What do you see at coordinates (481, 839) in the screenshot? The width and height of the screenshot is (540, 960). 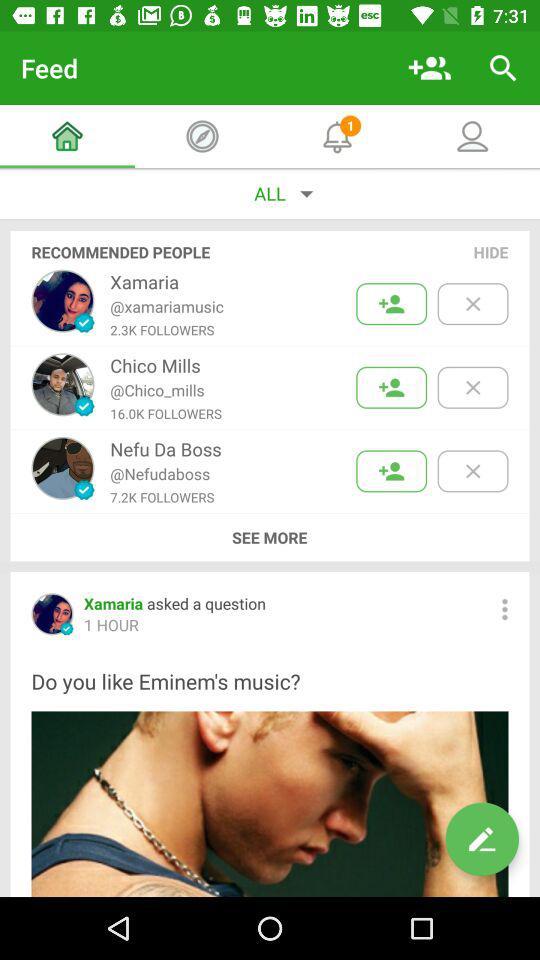 I see `edit response` at bounding box center [481, 839].